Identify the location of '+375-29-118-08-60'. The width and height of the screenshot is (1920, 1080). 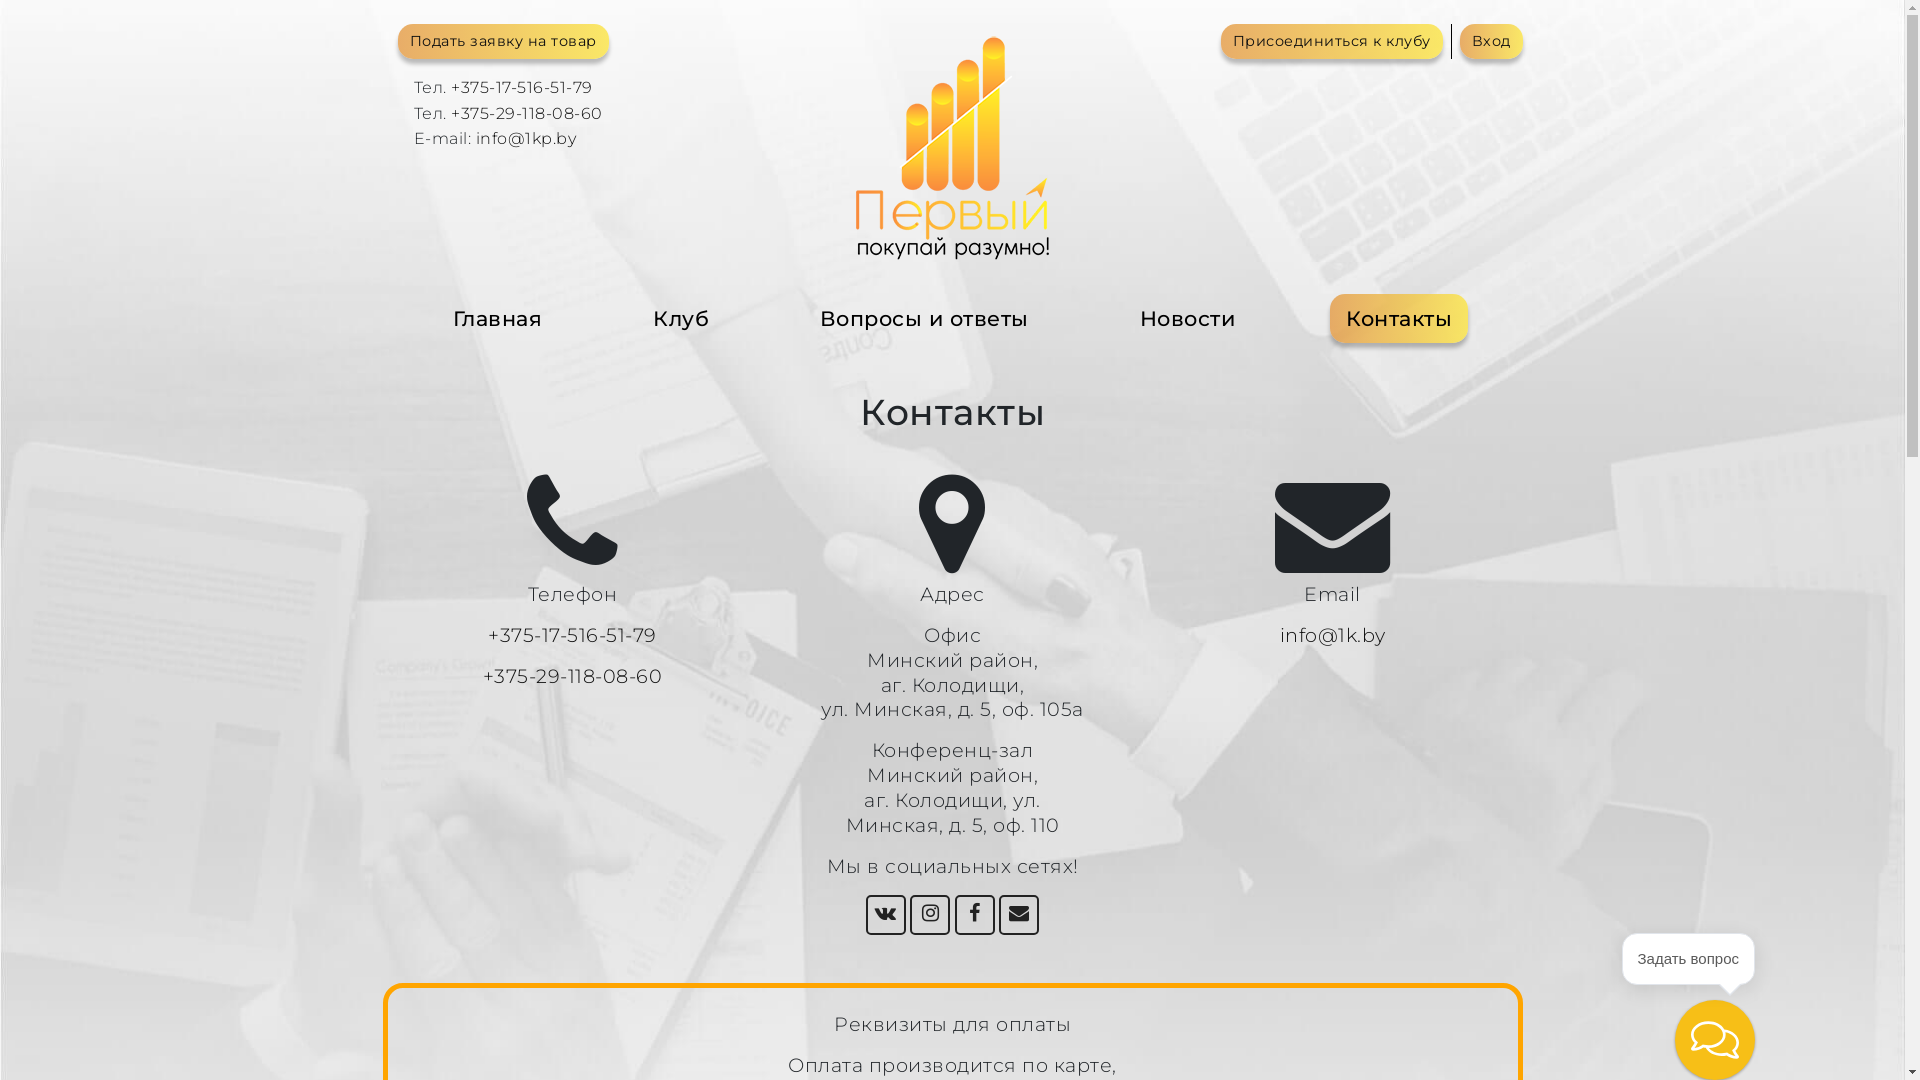
(527, 113).